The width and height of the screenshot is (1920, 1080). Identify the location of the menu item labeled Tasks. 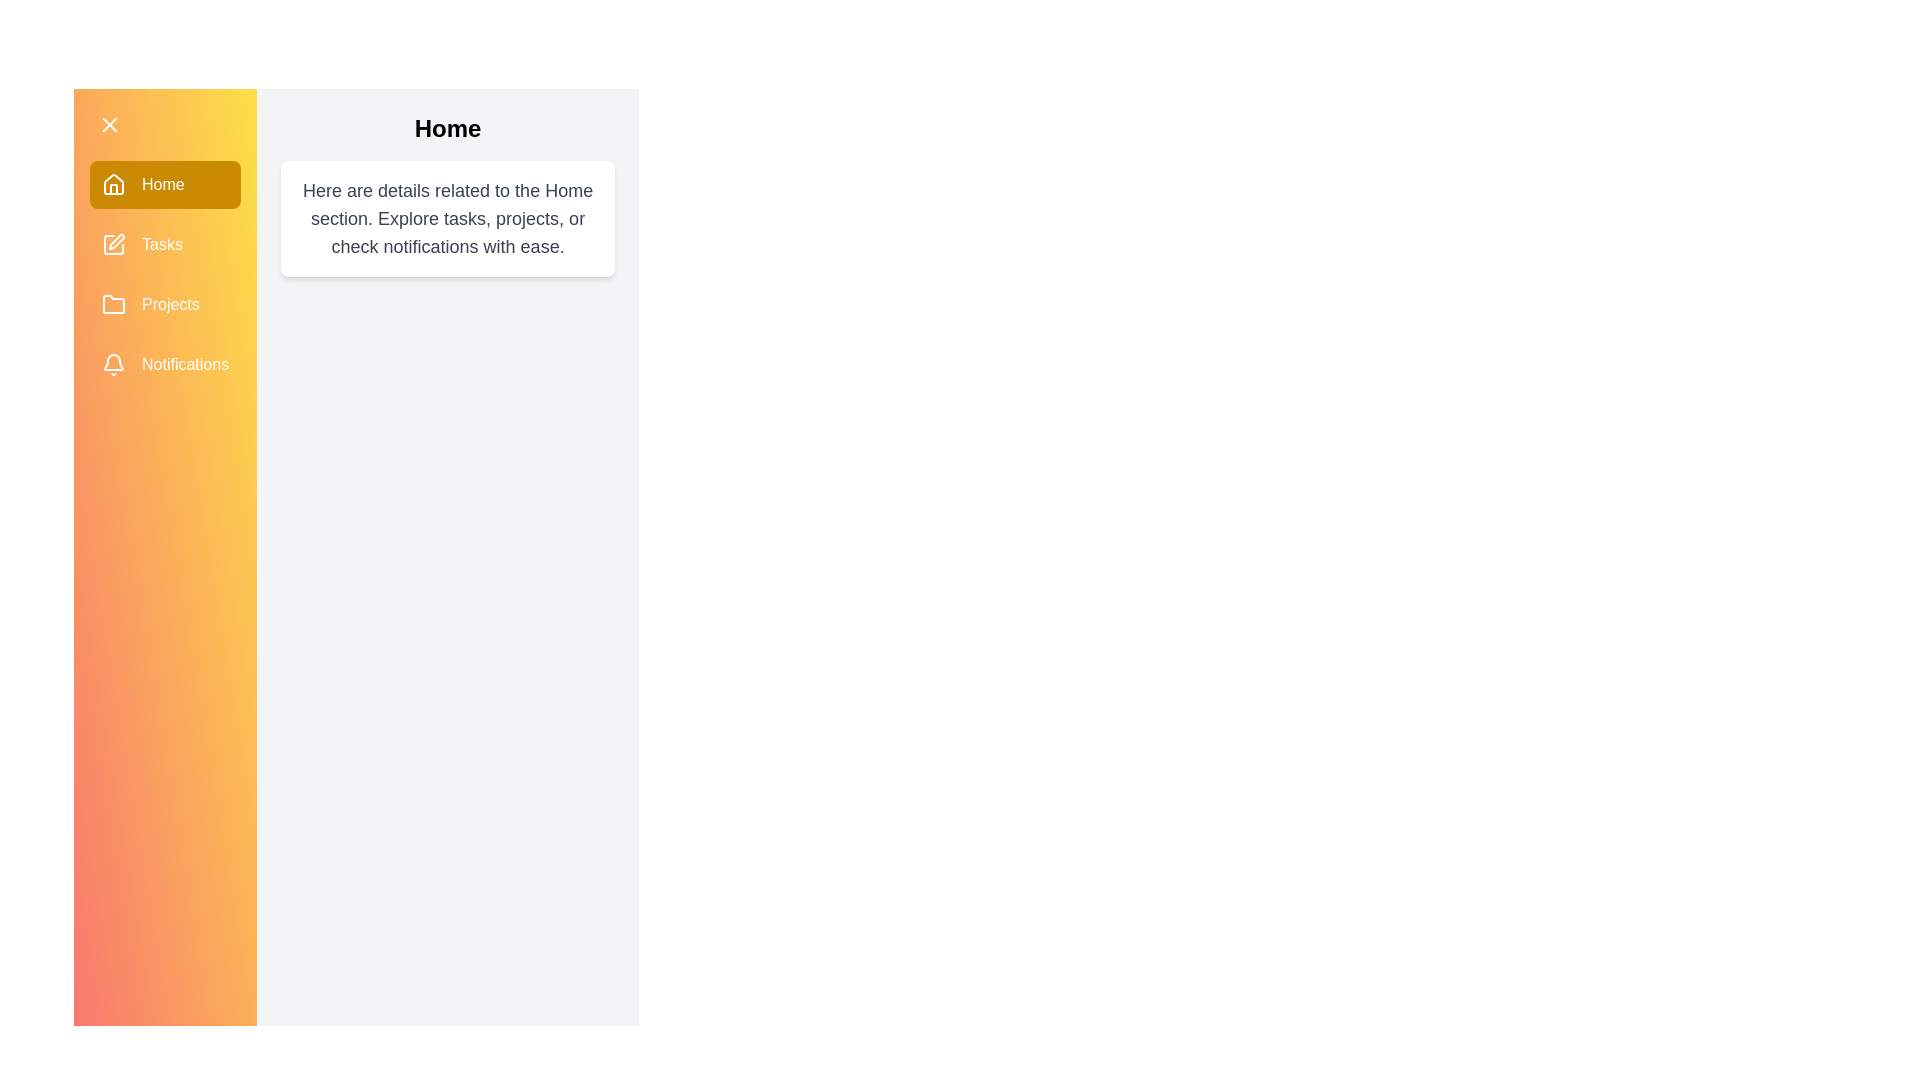
(164, 244).